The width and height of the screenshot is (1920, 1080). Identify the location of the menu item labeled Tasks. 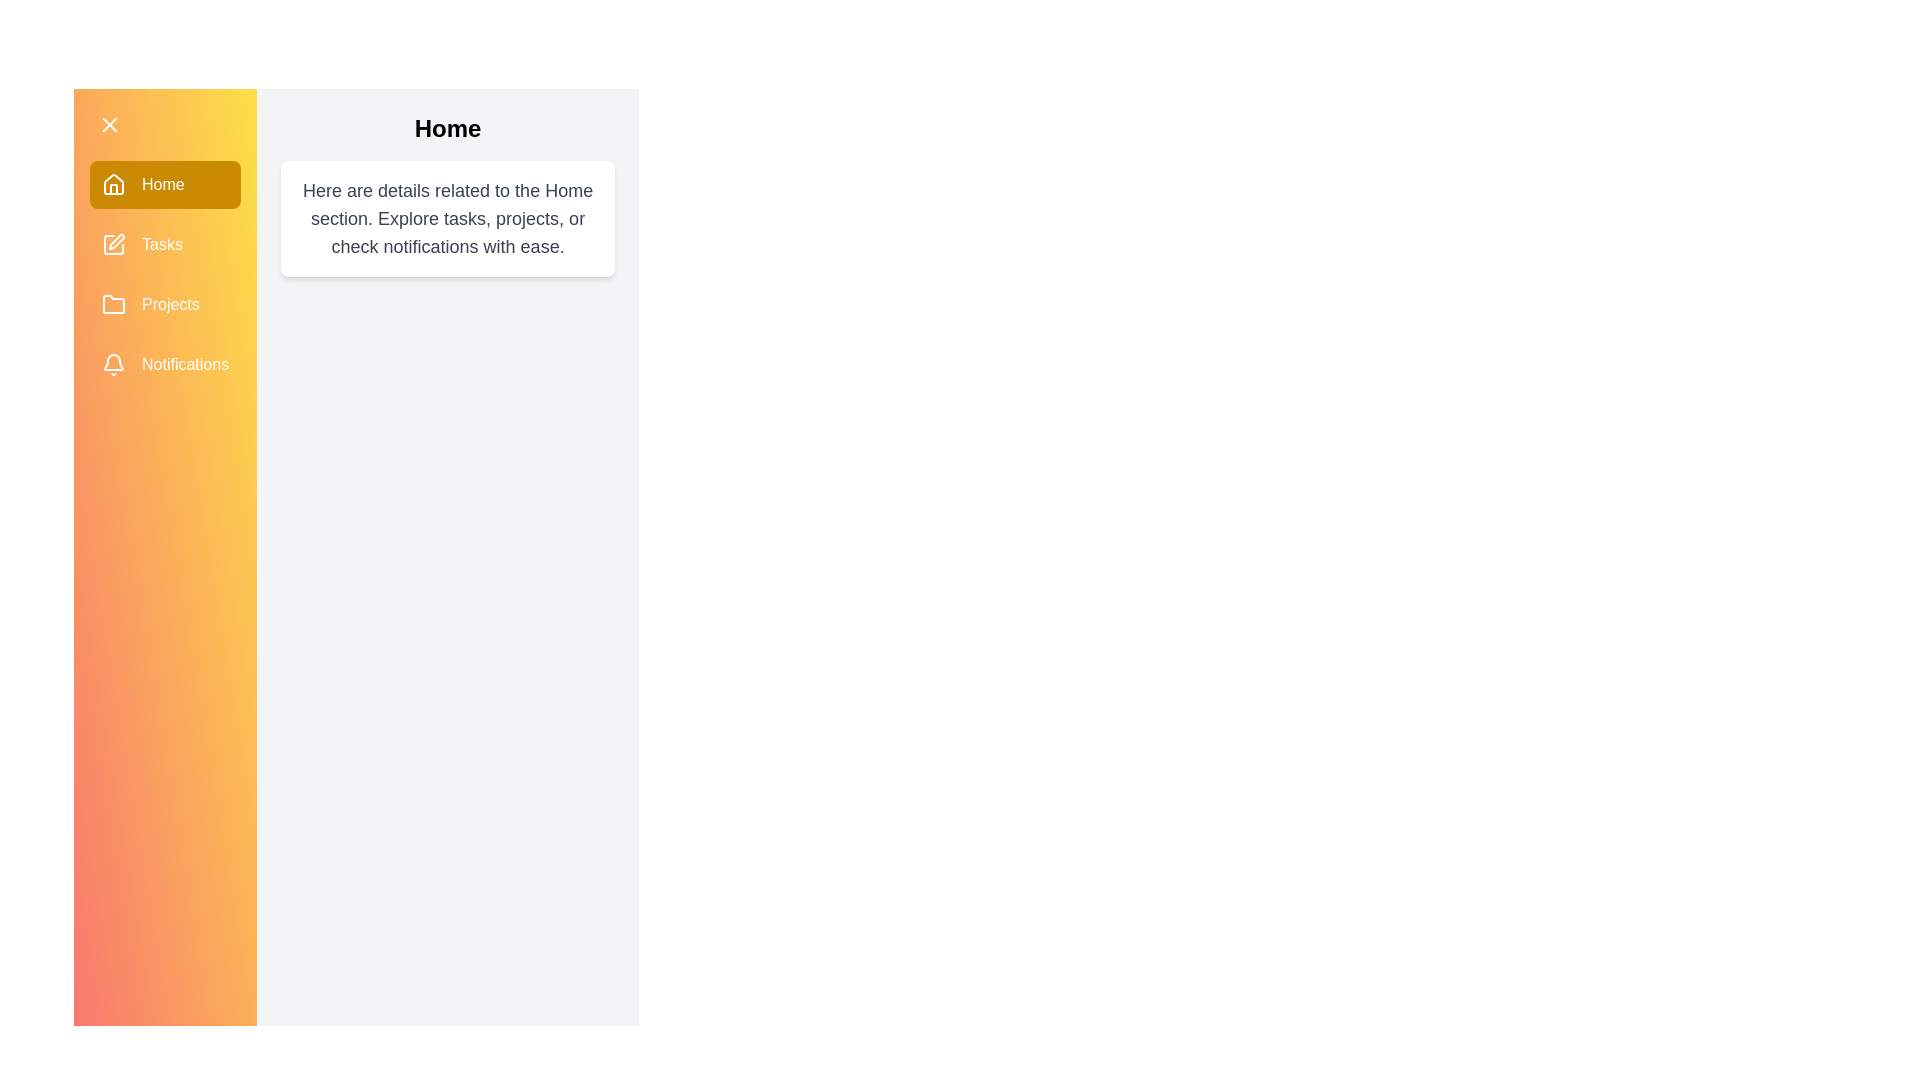
(164, 244).